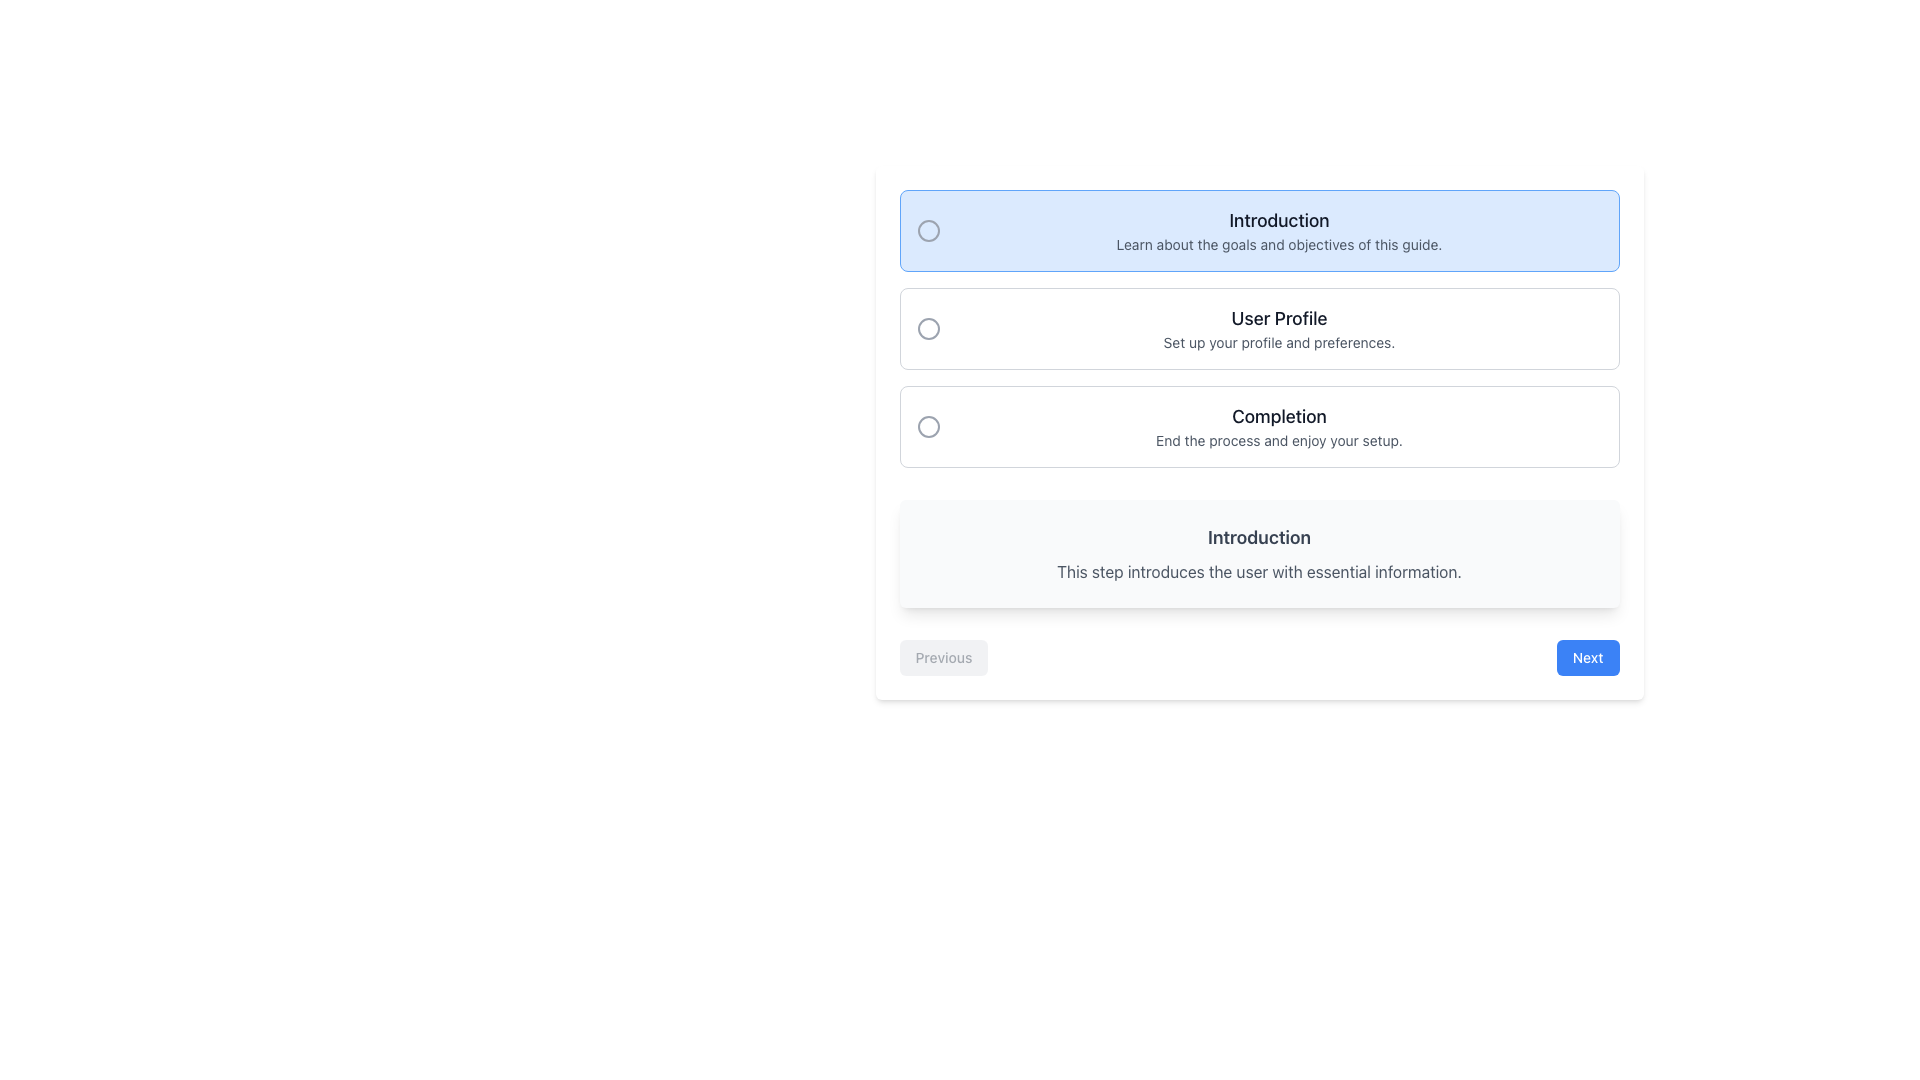 The height and width of the screenshot is (1080, 1920). What do you see at coordinates (1278, 220) in the screenshot?
I see `the text label displaying 'Introduction', which is styled in bold with a larger font size and has a light blue background, positioned at the top of a selection item` at bounding box center [1278, 220].